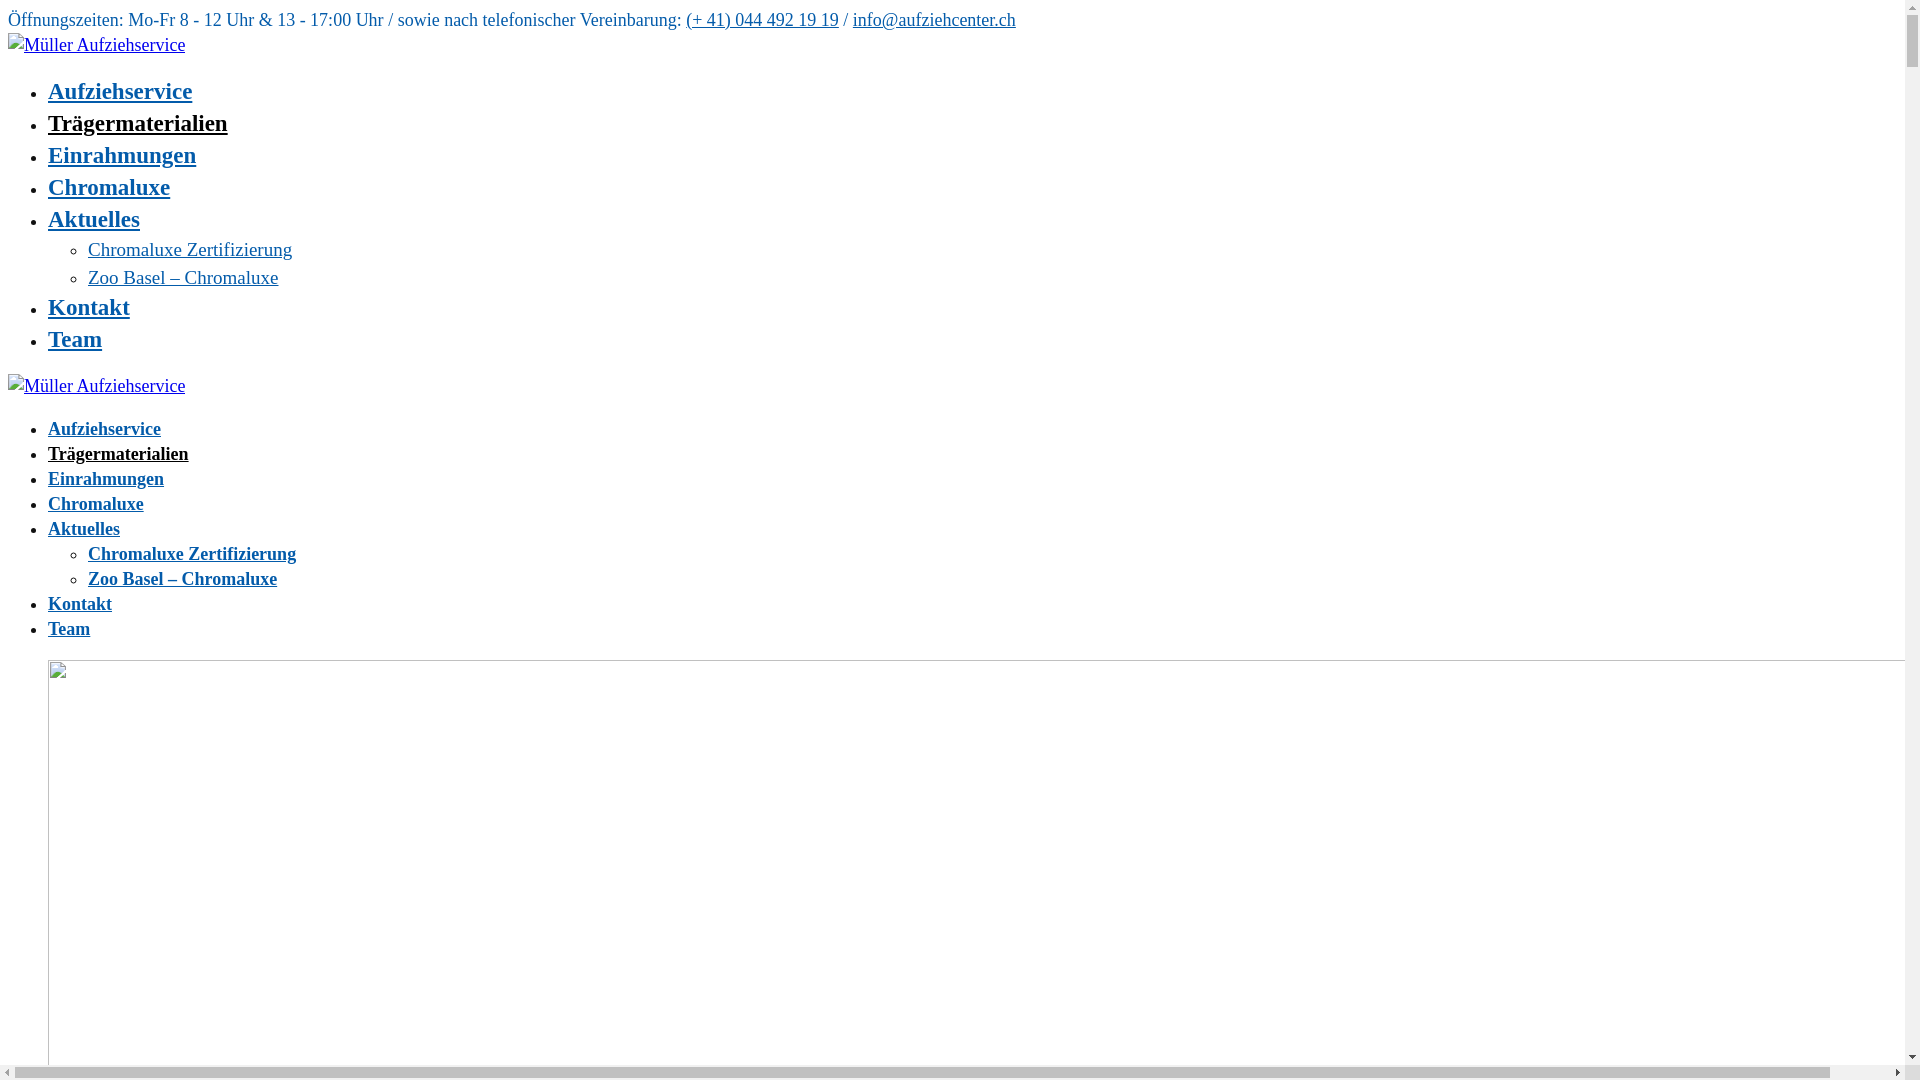 This screenshot has height=1080, width=1920. What do you see at coordinates (48, 527) in the screenshot?
I see `'Aktuelles'` at bounding box center [48, 527].